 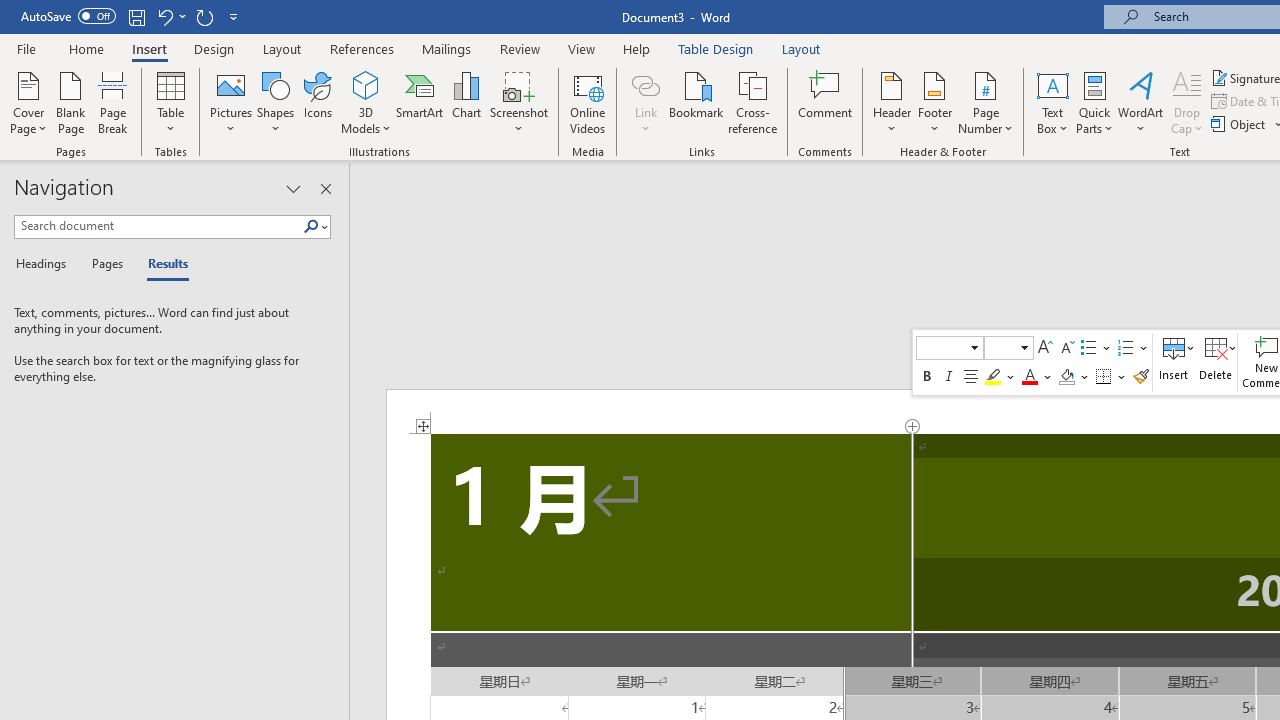 What do you see at coordinates (1029, 376) in the screenshot?
I see `'Font Color Red'` at bounding box center [1029, 376].